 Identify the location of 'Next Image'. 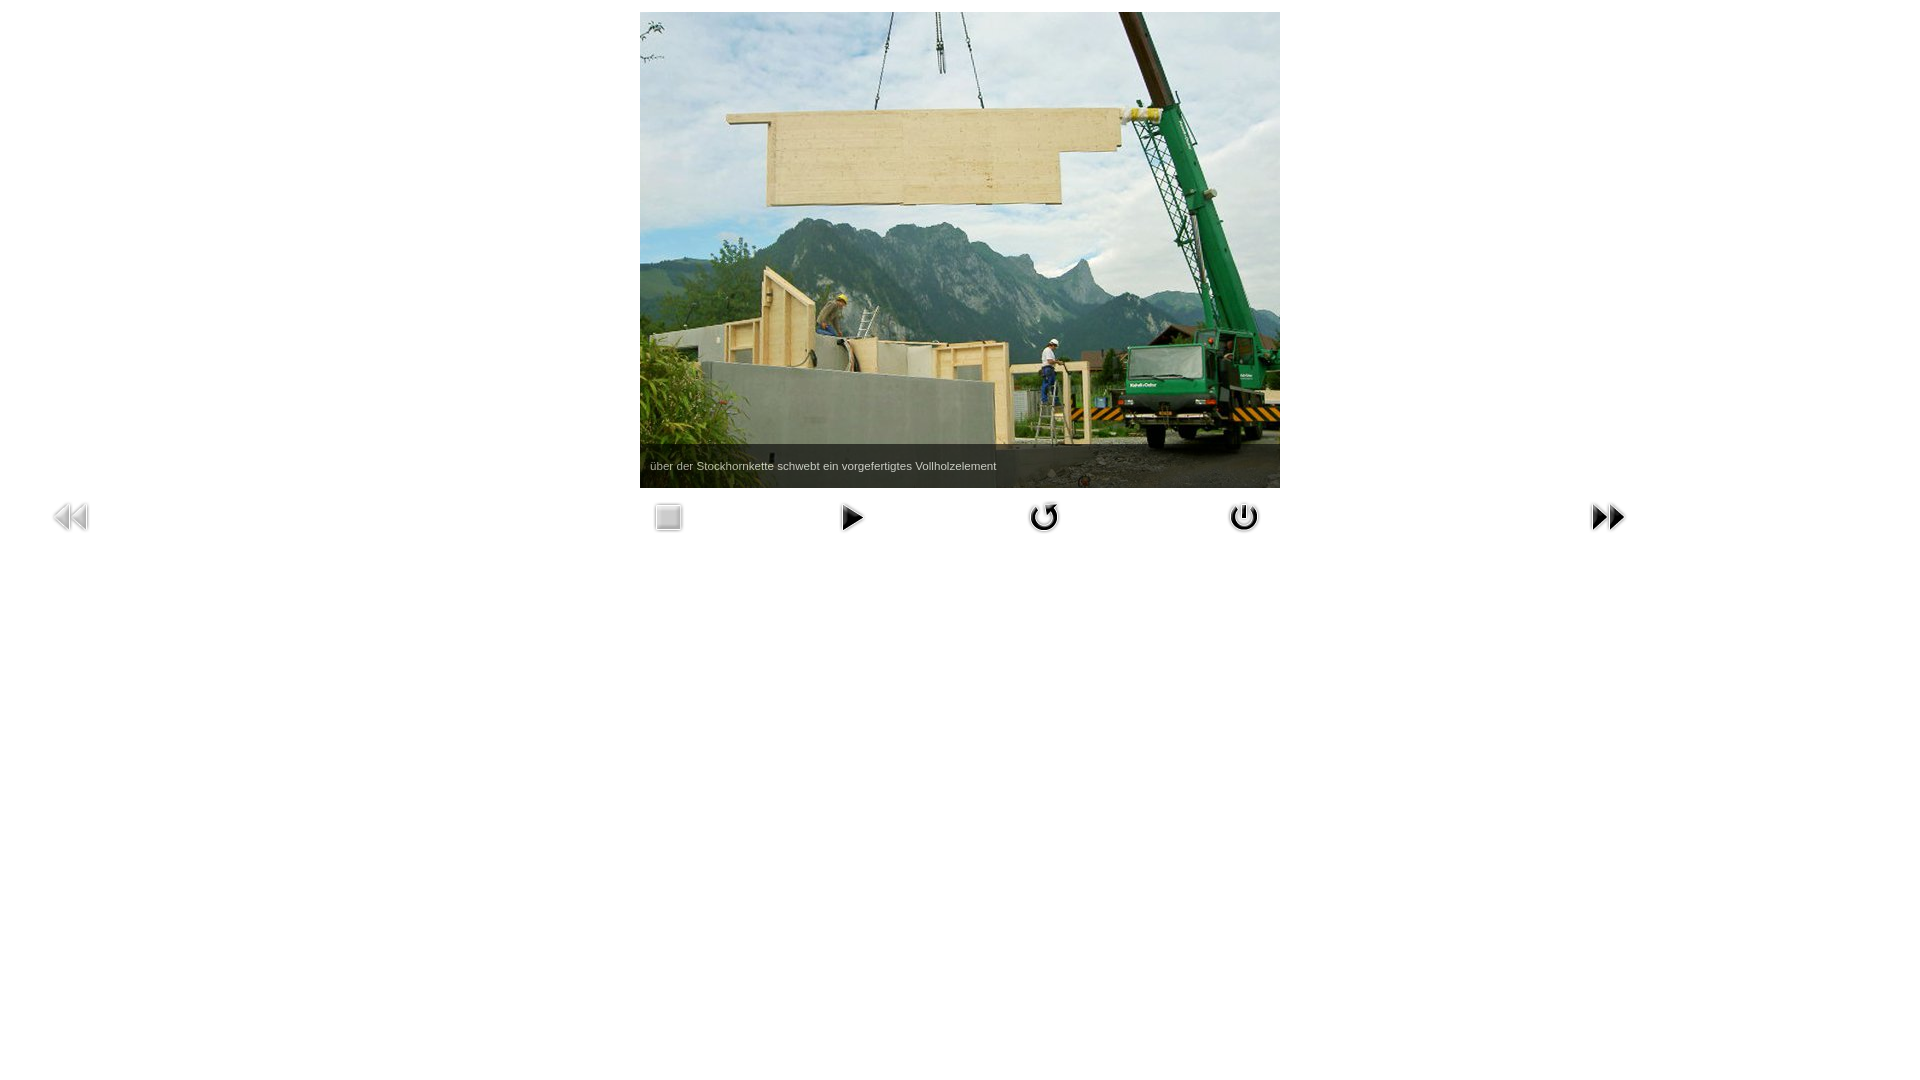
(1608, 515).